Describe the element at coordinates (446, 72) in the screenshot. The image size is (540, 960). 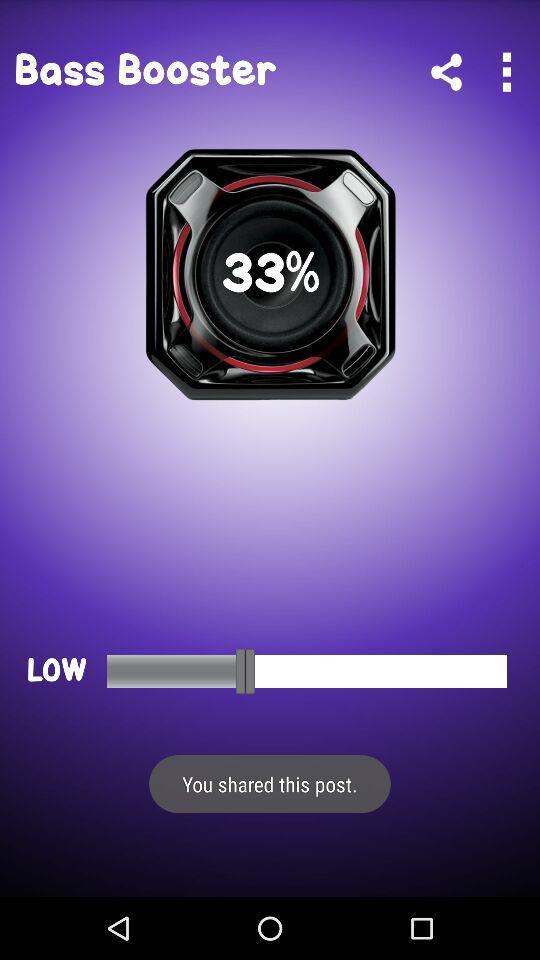
I see `share` at that location.